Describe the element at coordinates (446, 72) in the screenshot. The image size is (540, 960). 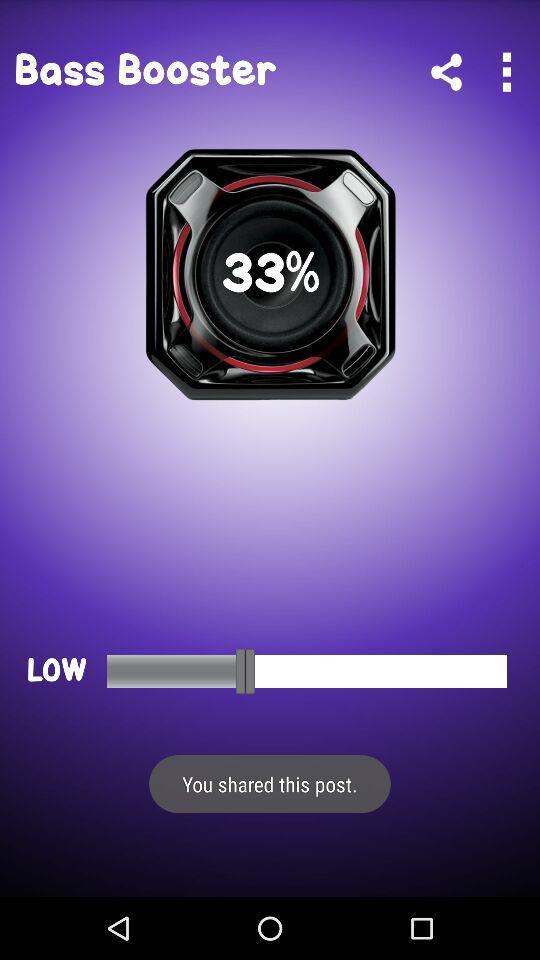
I see `share` at that location.